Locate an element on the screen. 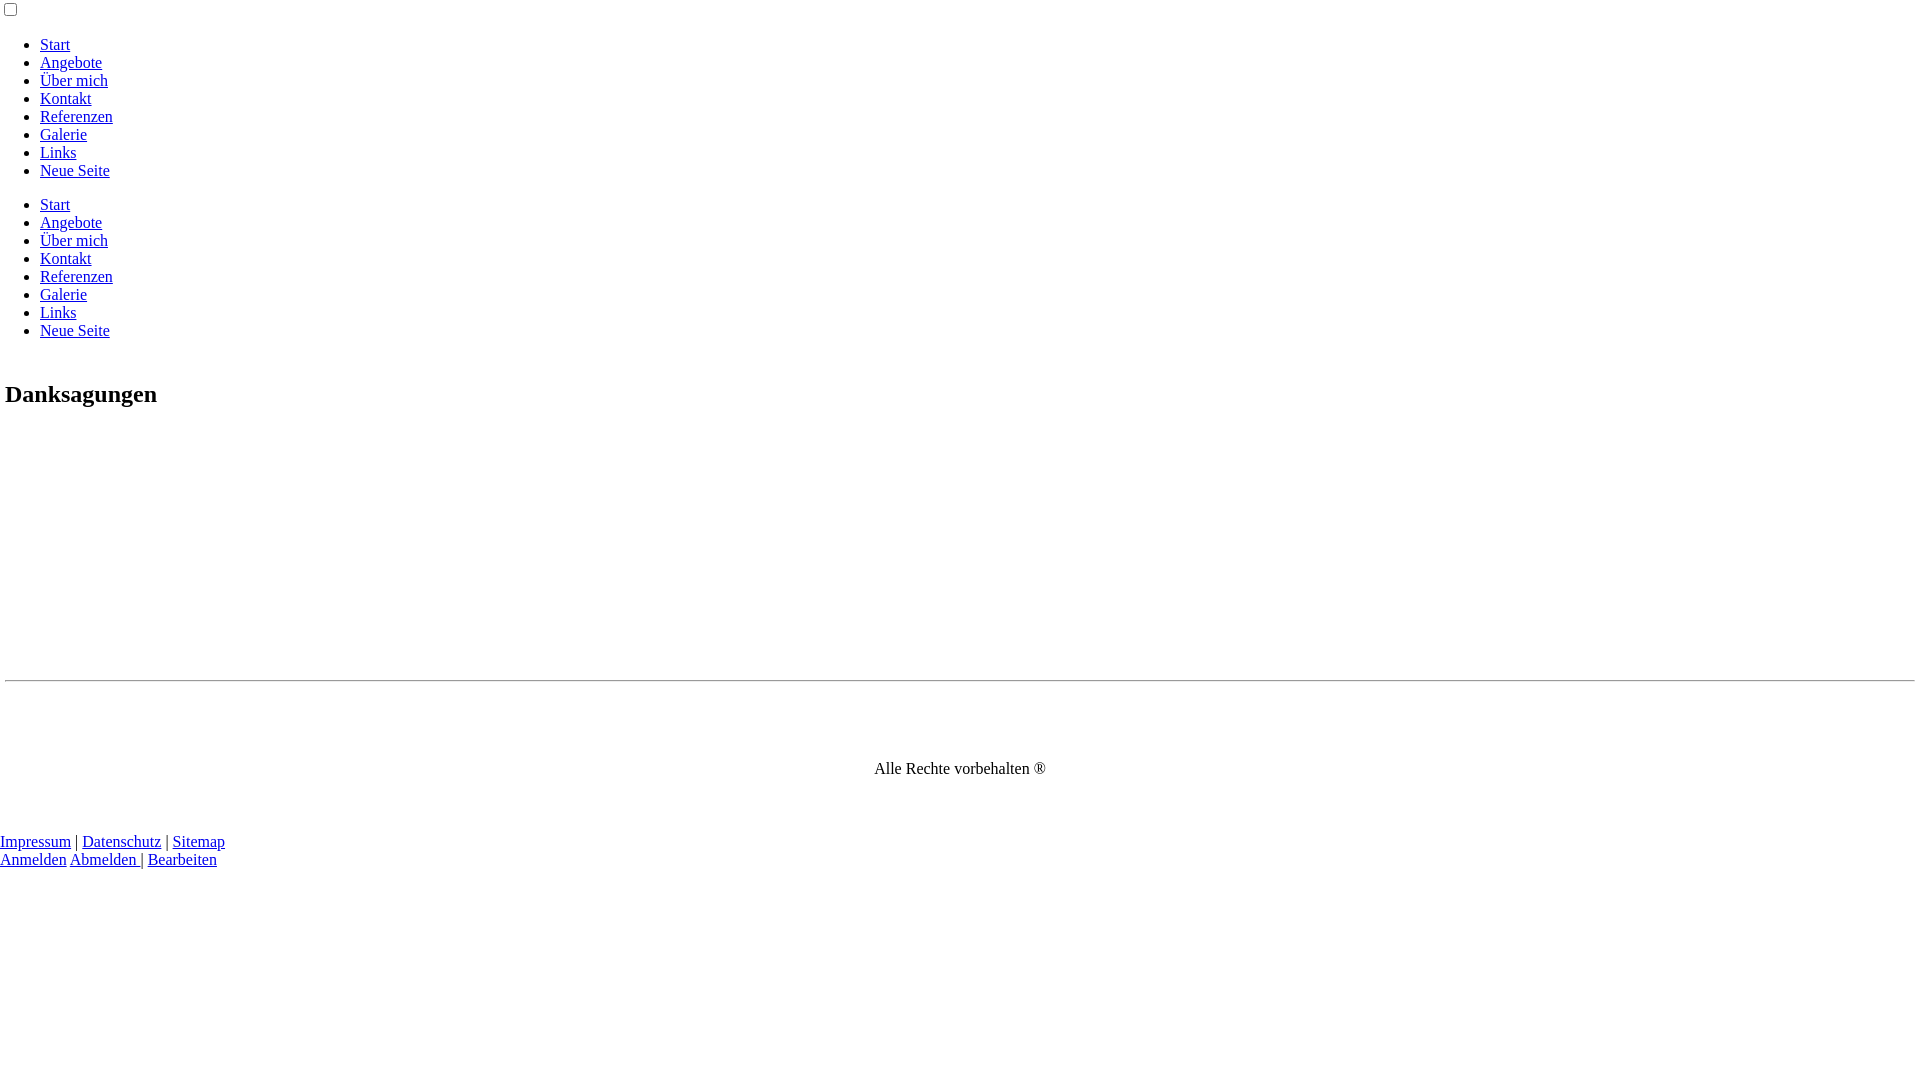  'Impressum' is located at coordinates (35, 841).